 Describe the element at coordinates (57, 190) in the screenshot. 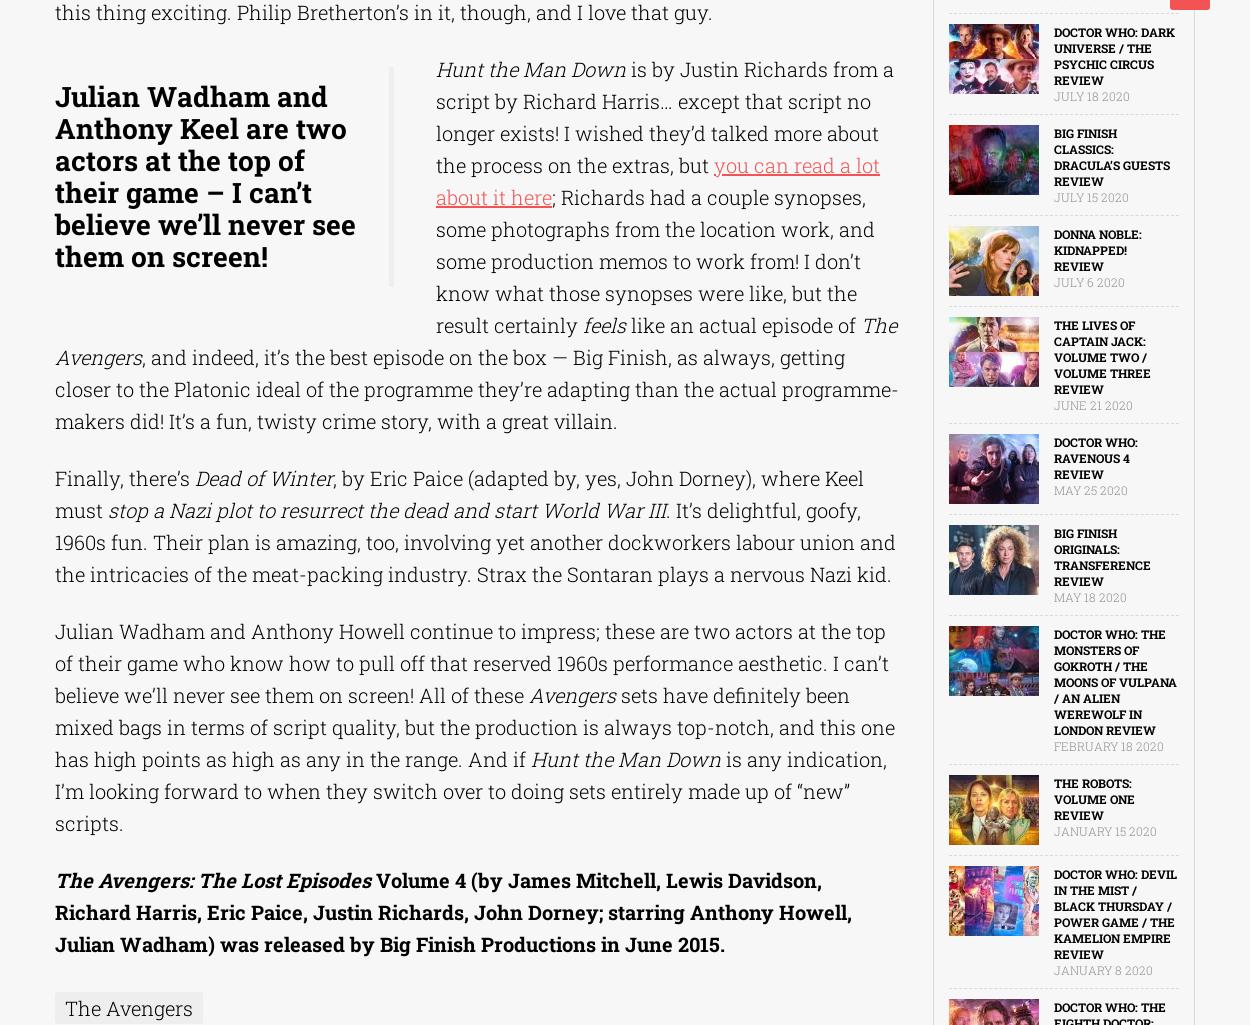

I see `'X-Men'` at that location.